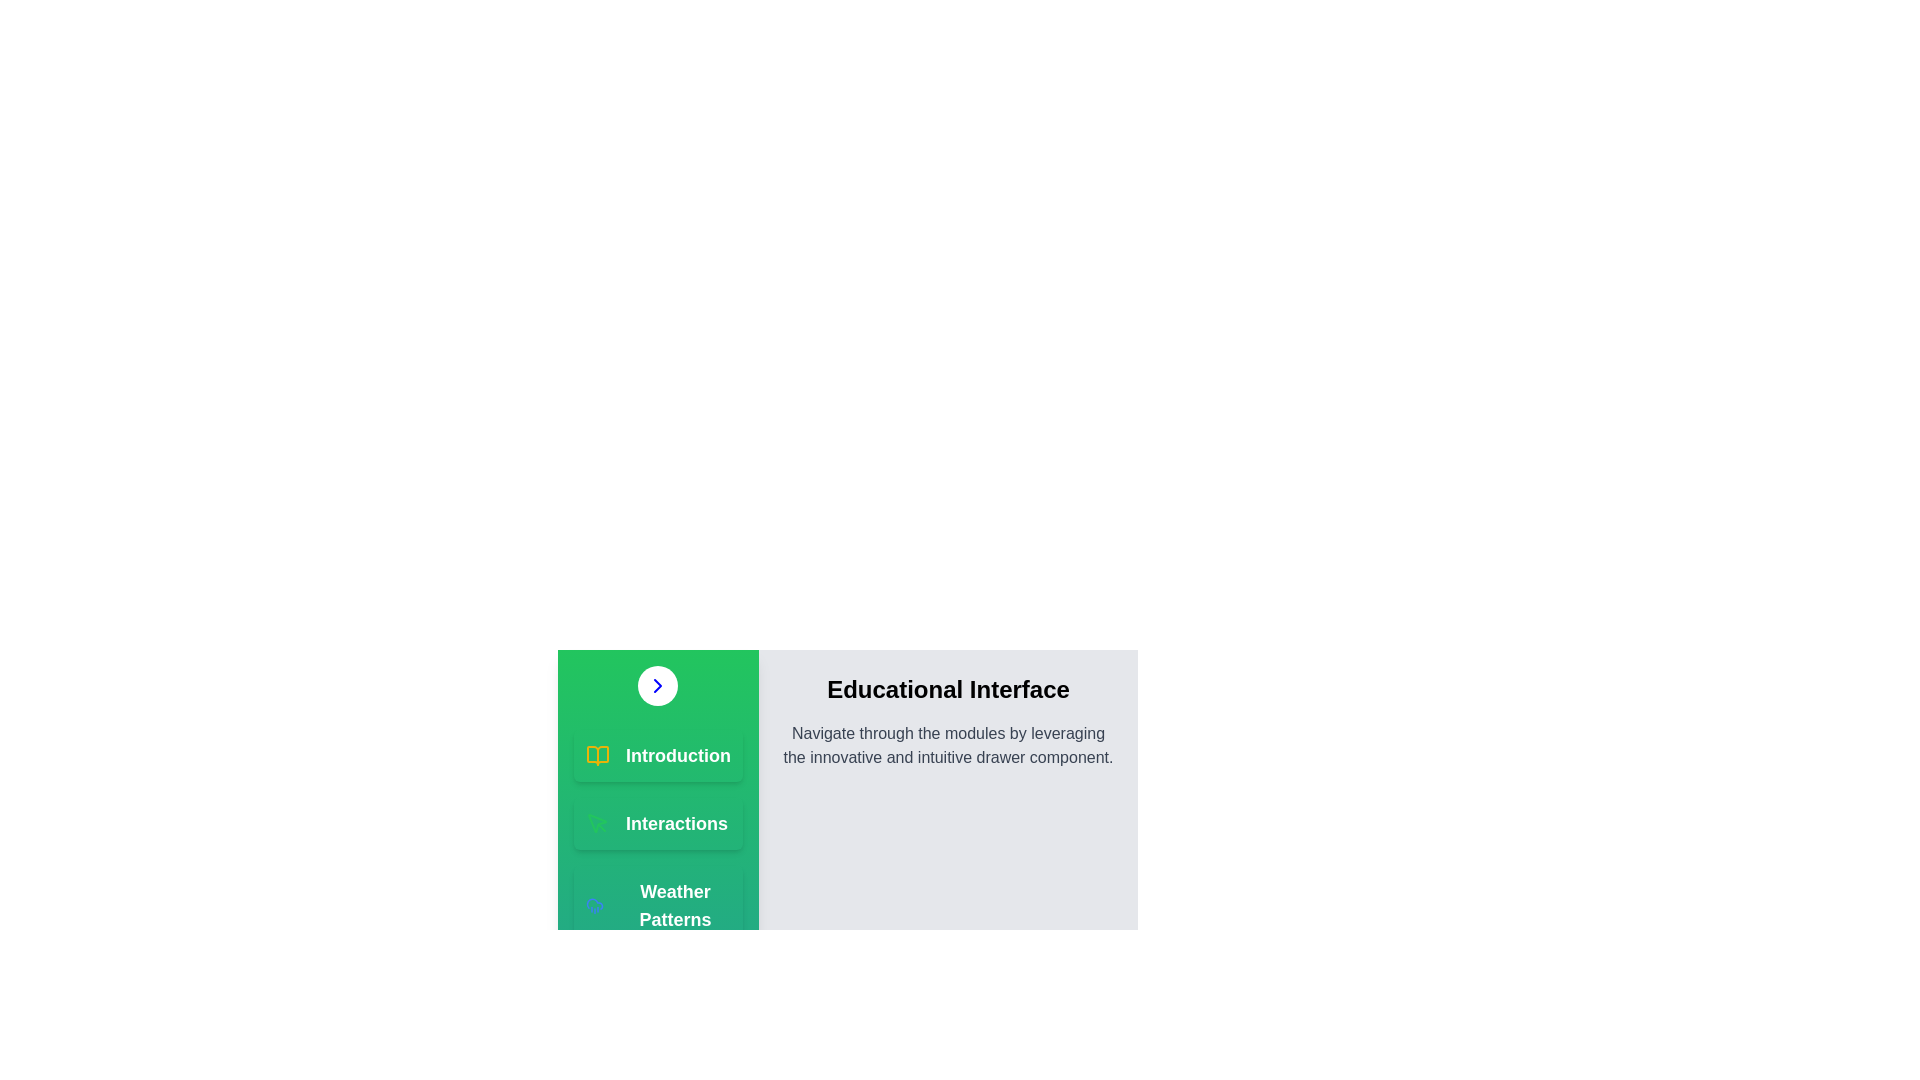  I want to click on the module Interactions from the list, so click(658, 824).